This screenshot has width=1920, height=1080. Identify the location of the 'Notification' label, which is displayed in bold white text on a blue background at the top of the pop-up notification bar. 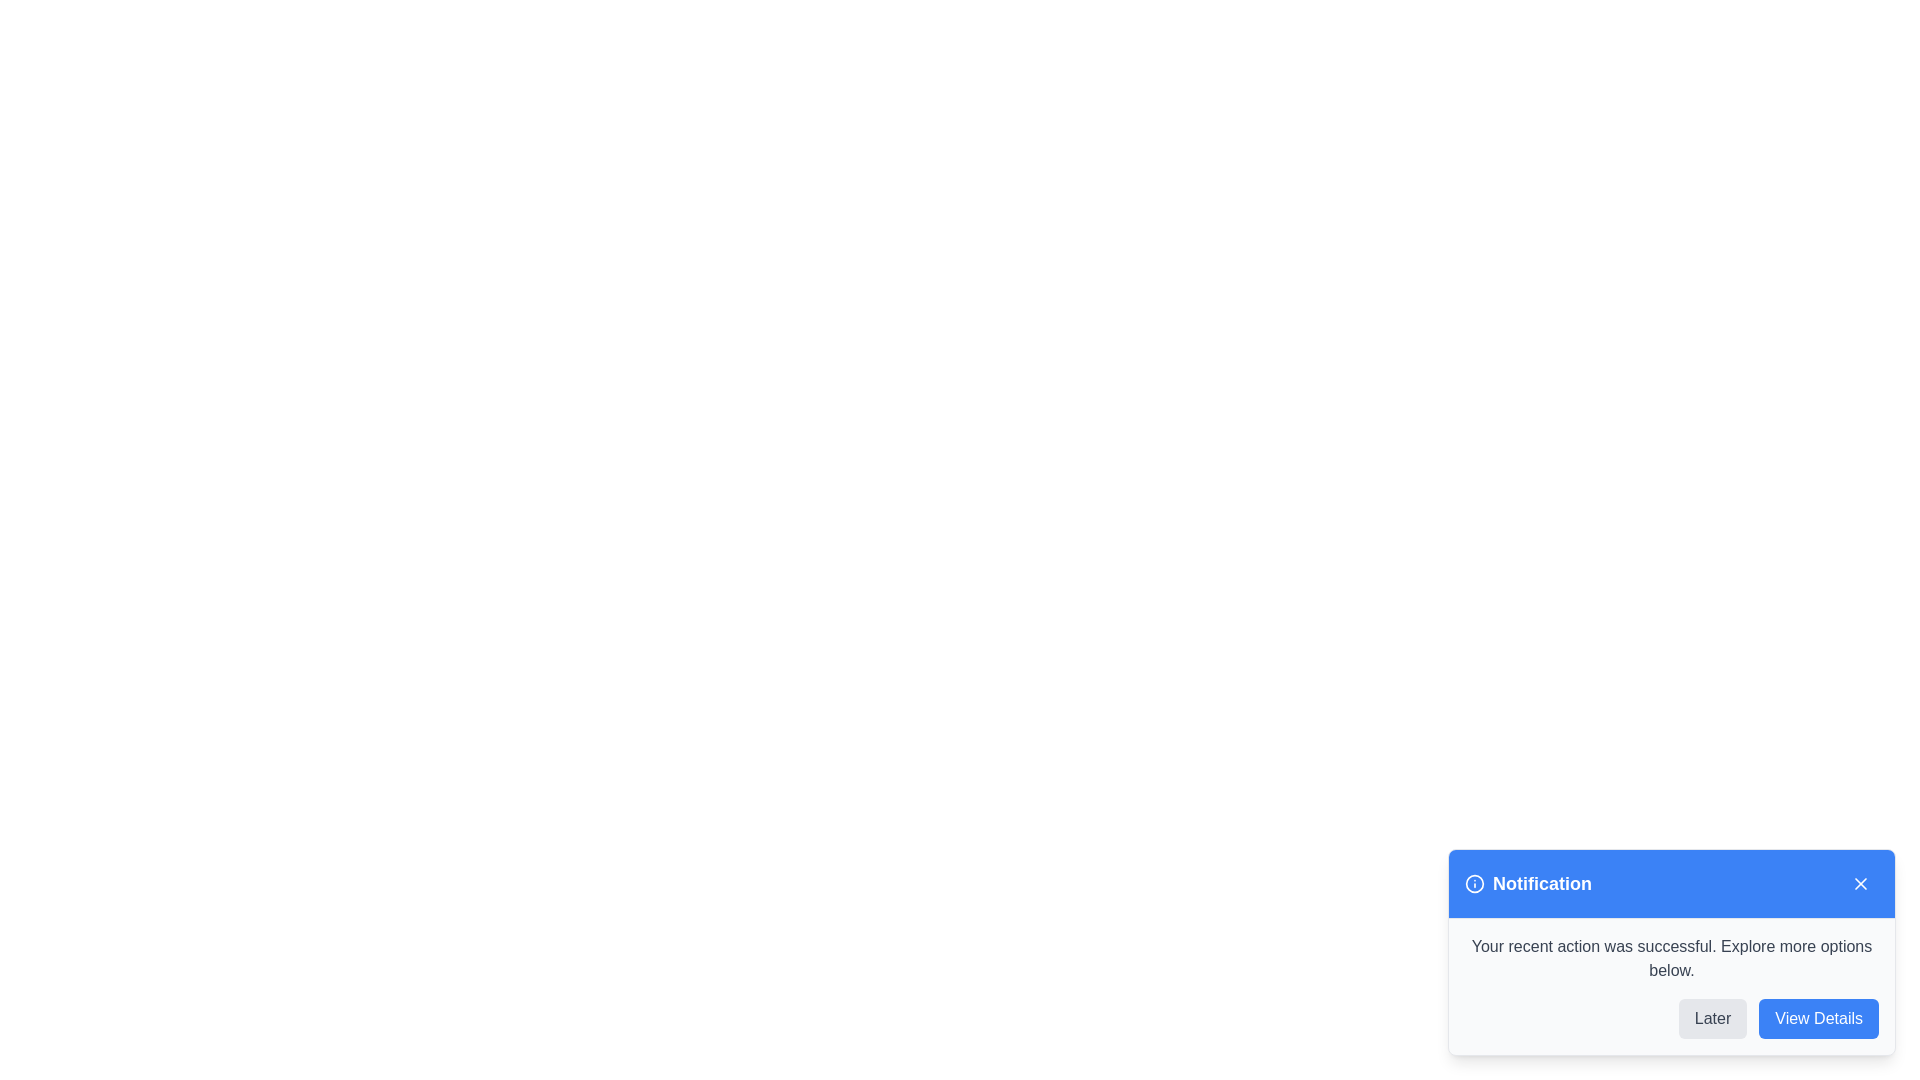
(1541, 882).